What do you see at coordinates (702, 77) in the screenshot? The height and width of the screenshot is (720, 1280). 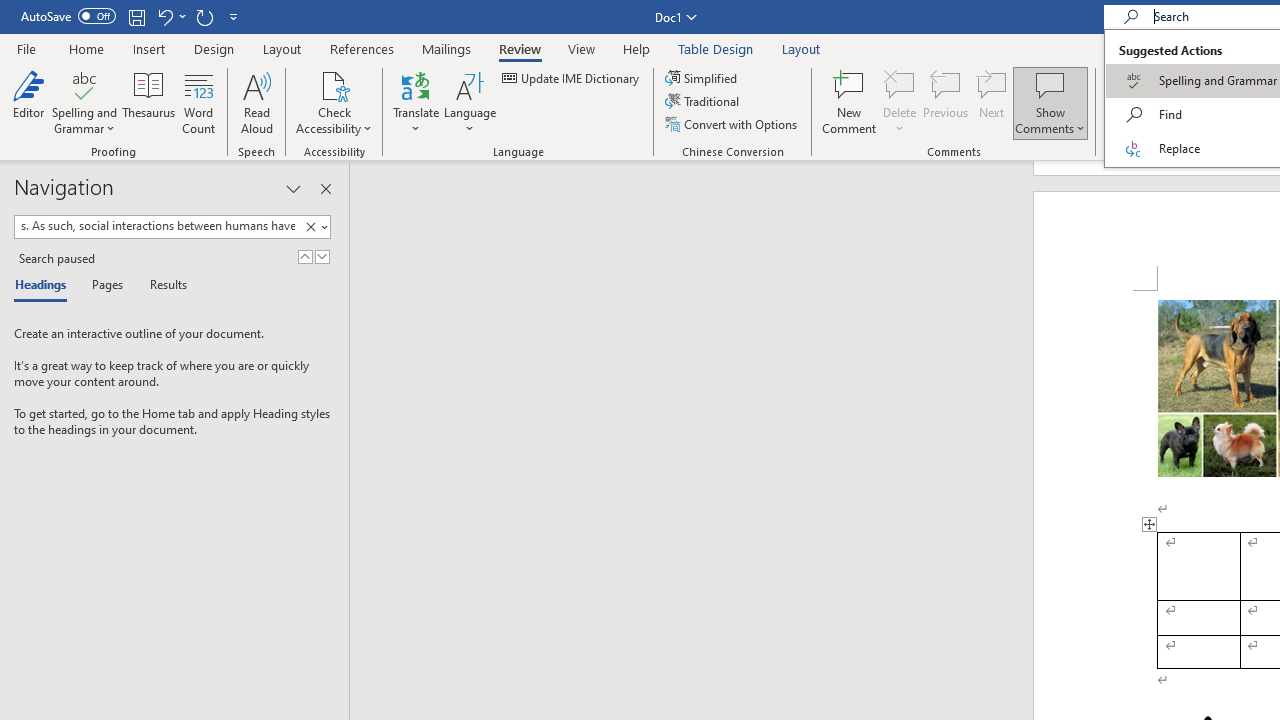 I see `'Simplified'` at bounding box center [702, 77].